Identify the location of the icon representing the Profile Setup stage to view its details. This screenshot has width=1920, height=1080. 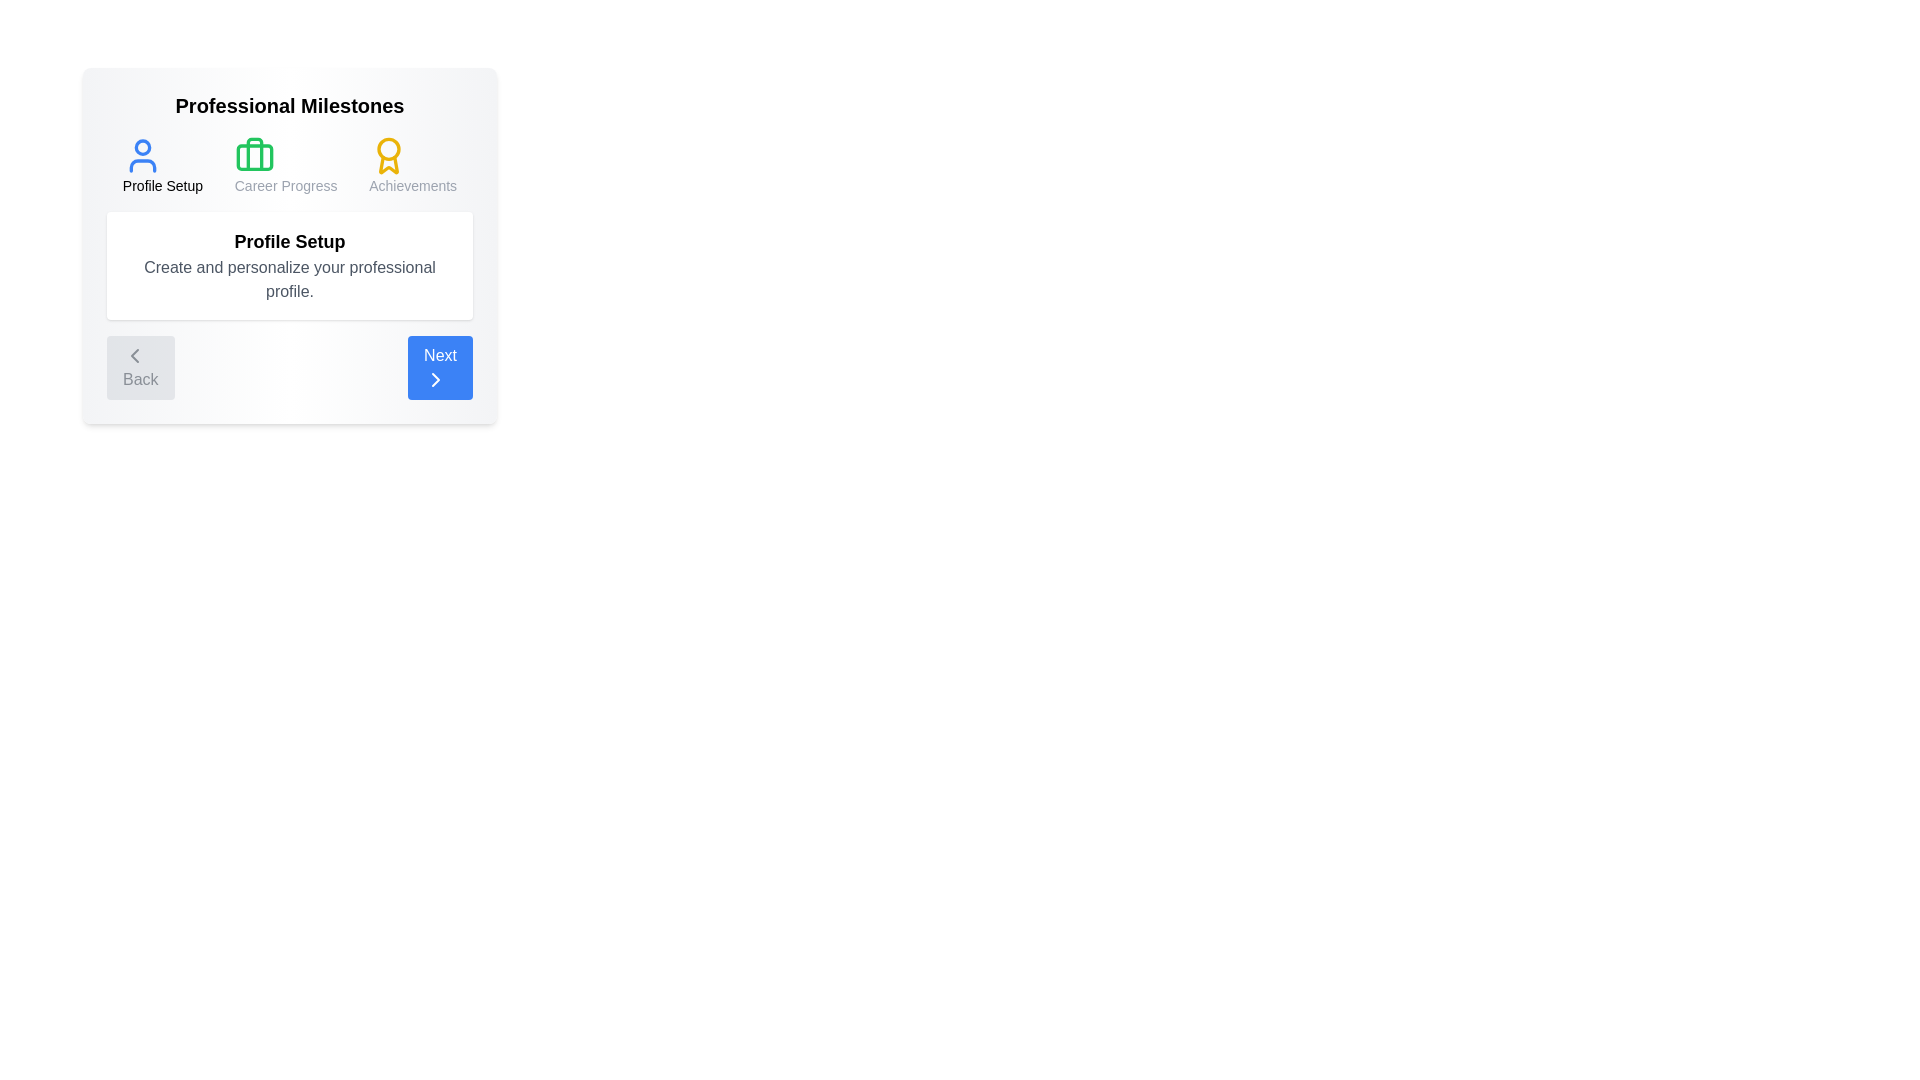
(141, 154).